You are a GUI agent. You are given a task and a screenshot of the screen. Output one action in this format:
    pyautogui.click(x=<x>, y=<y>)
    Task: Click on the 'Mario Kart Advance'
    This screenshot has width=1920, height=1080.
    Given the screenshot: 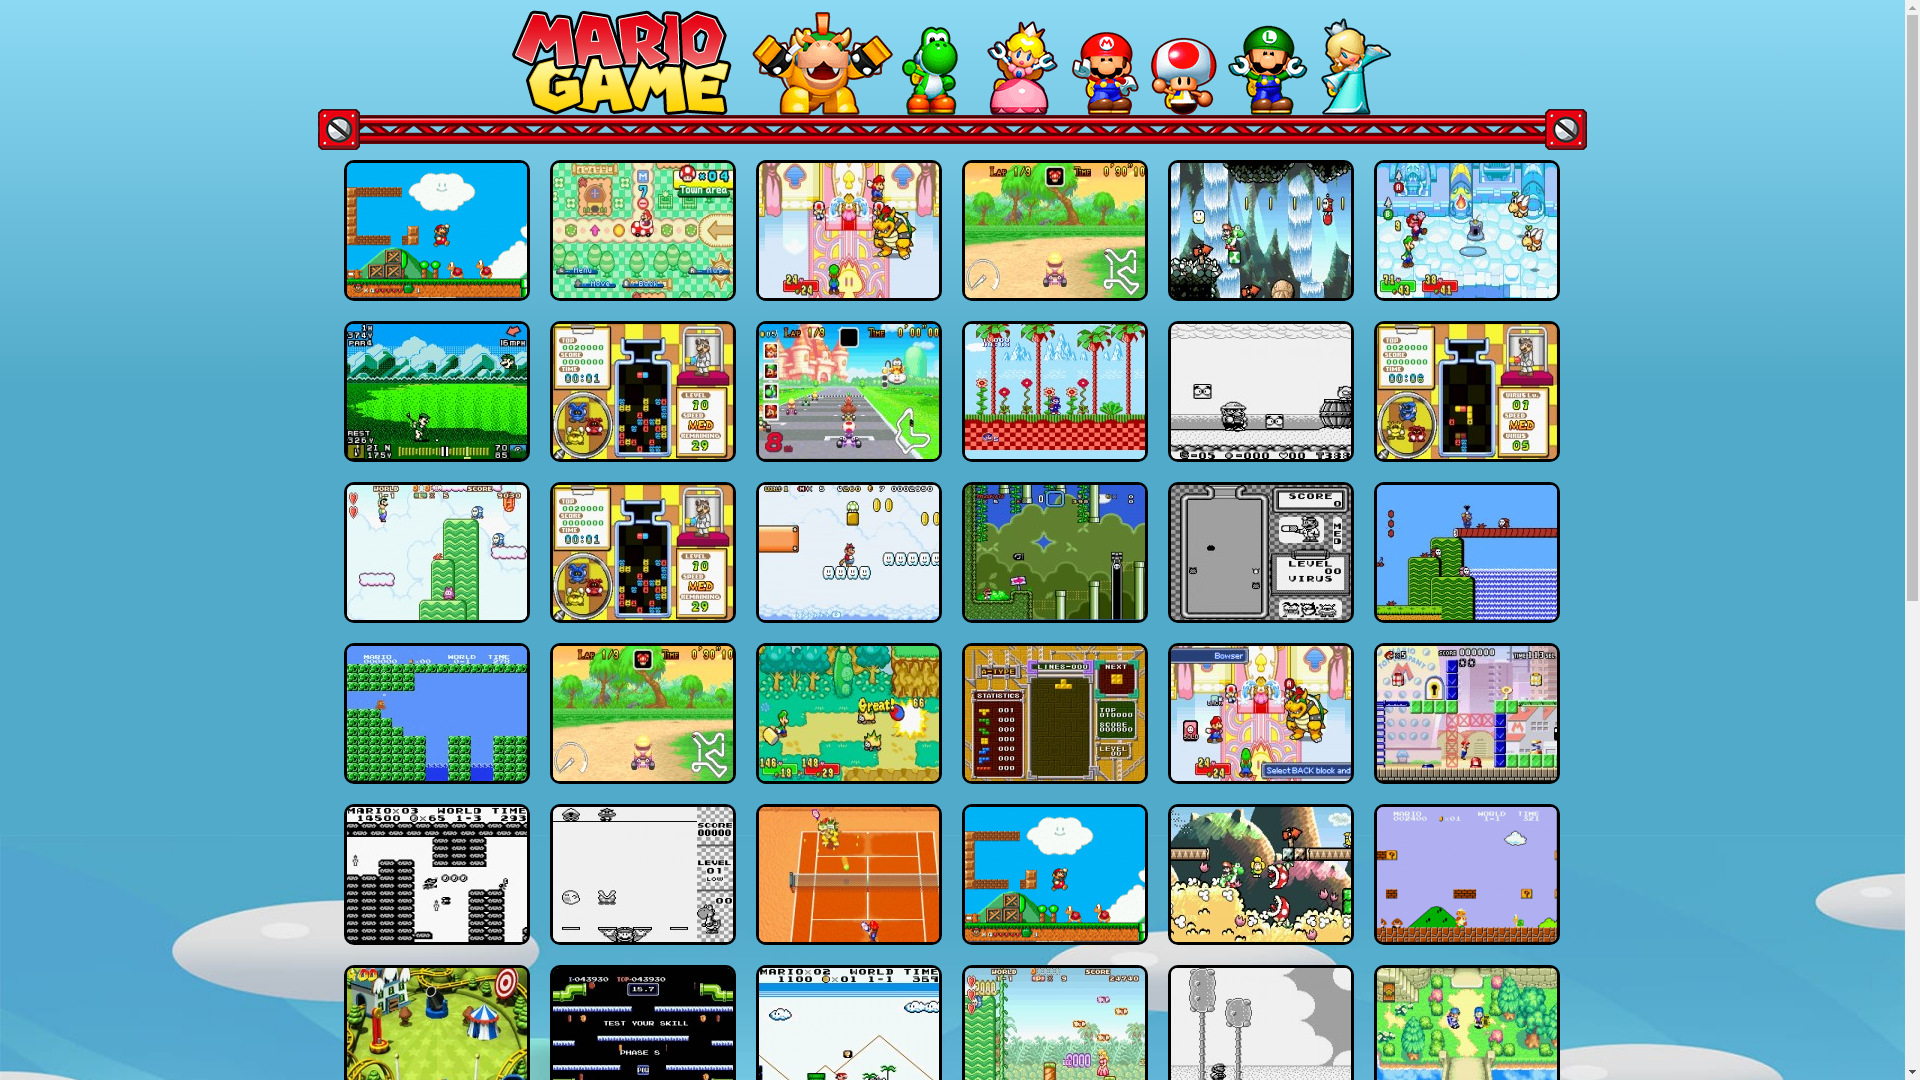 What is the action you would take?
    pyautogui.click(x=643, y=710)
    